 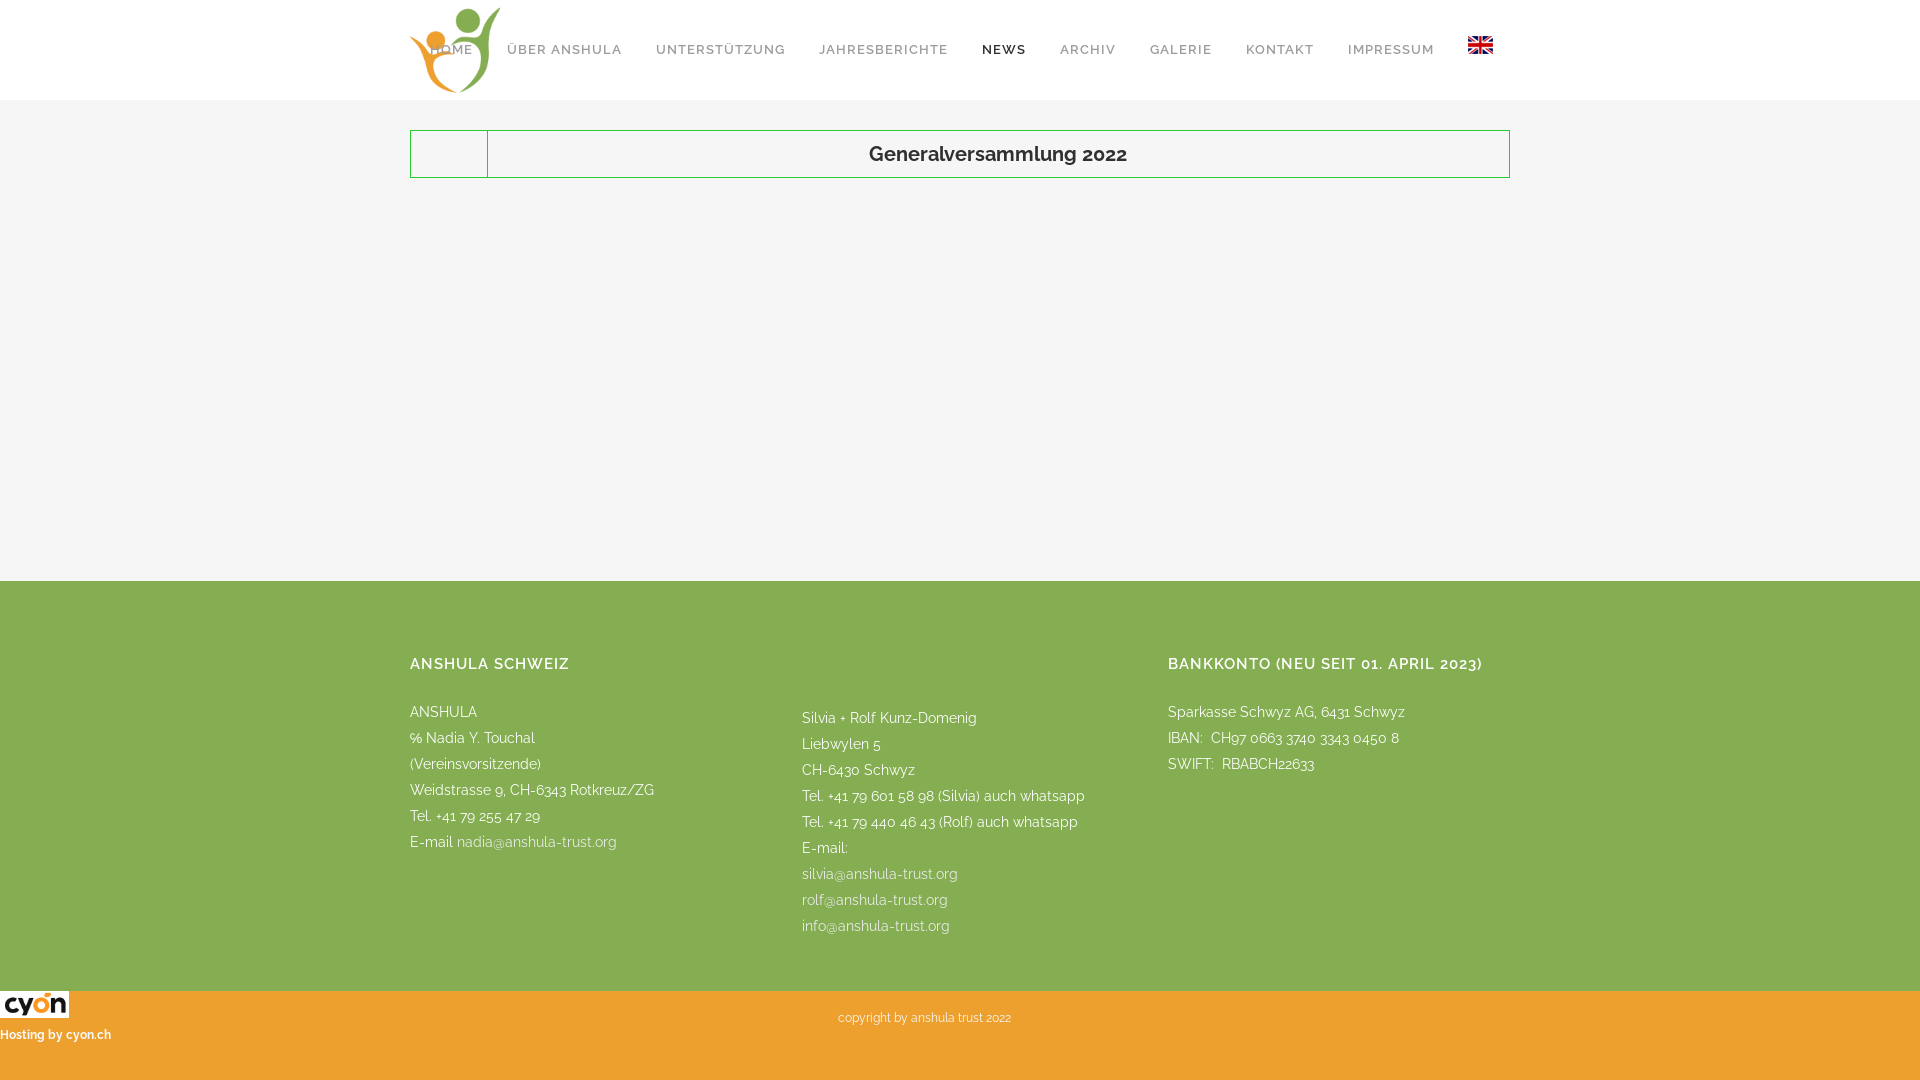 What do you see at coordinates (1330, 49) in the screenshot?
I see `'IMPRESSUM'` at bounding box center [1330, 49].